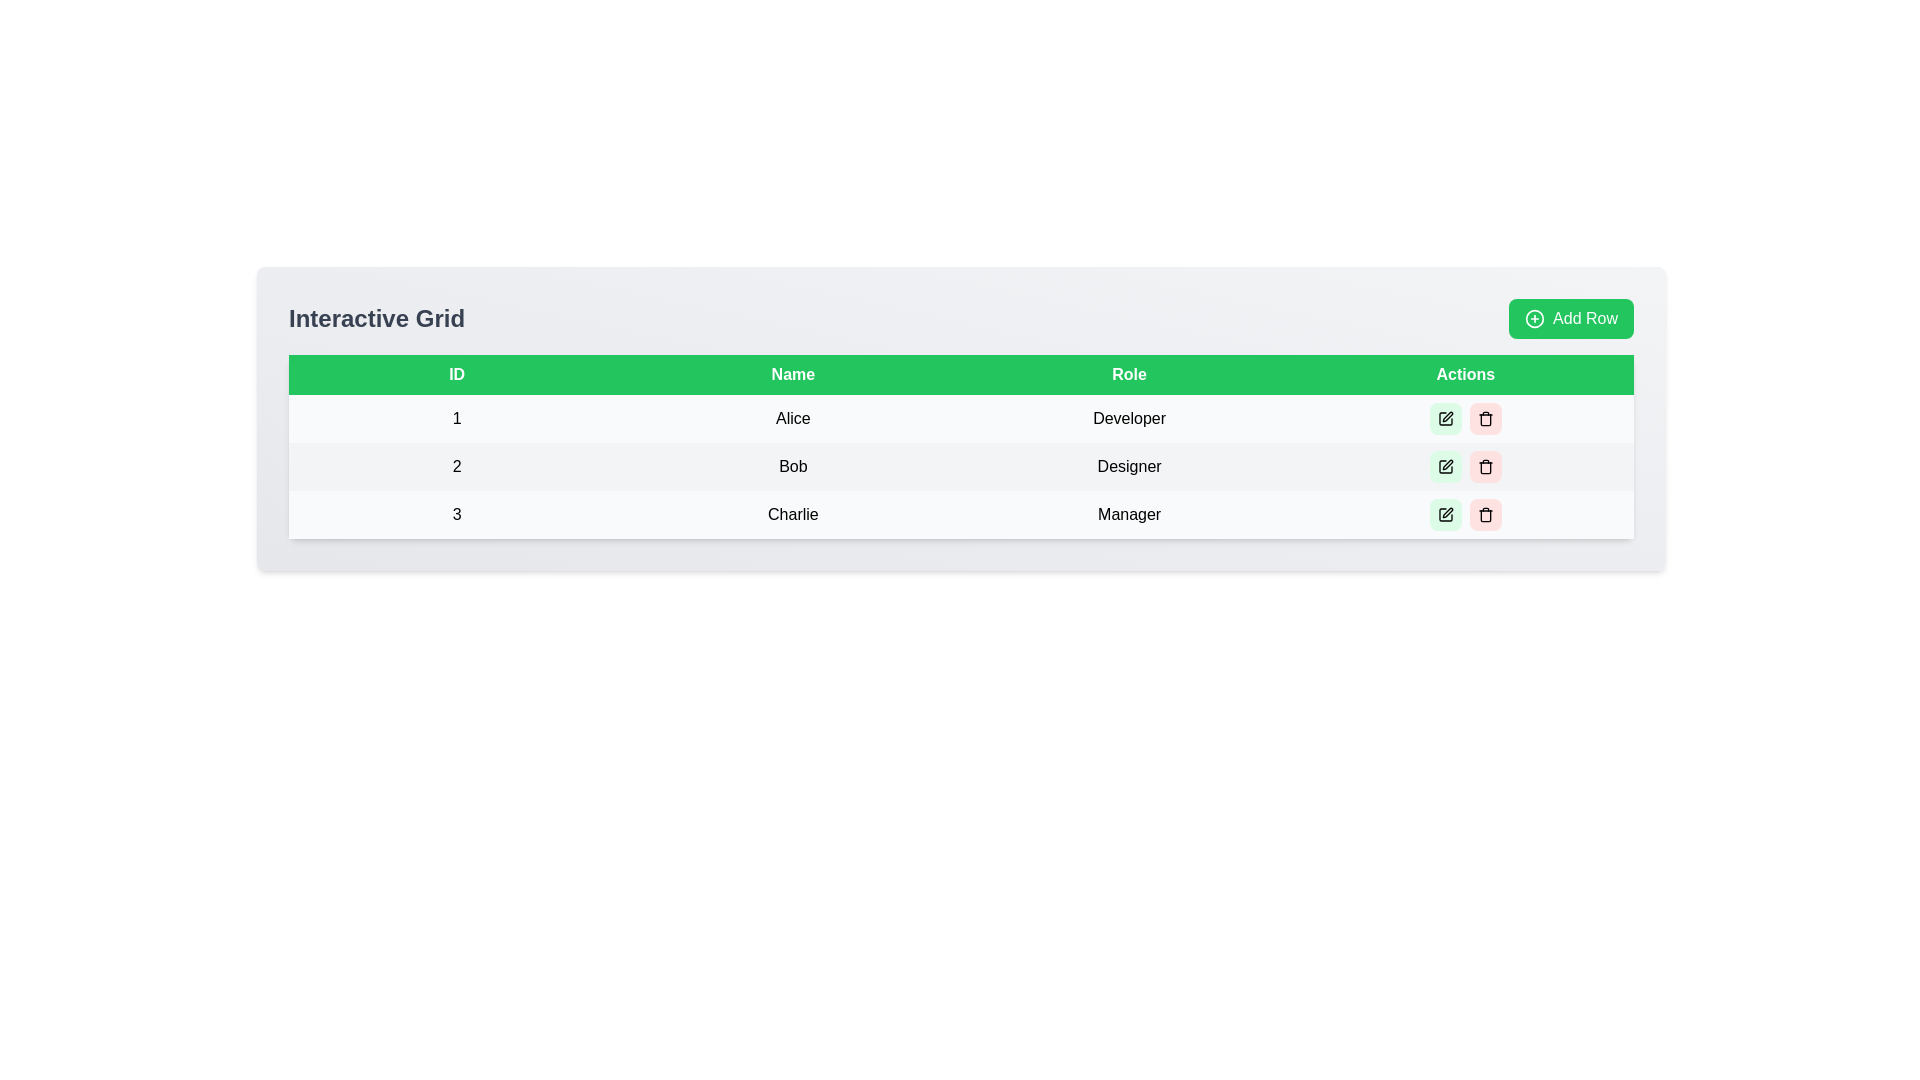 This screenshot has height=1080, width=1920. Describe the element at coordinates (1485, 466) in the screenshot. I see `the delete icon button with a trash bin symbol located in the 'Actions' column of the second row` at that location.